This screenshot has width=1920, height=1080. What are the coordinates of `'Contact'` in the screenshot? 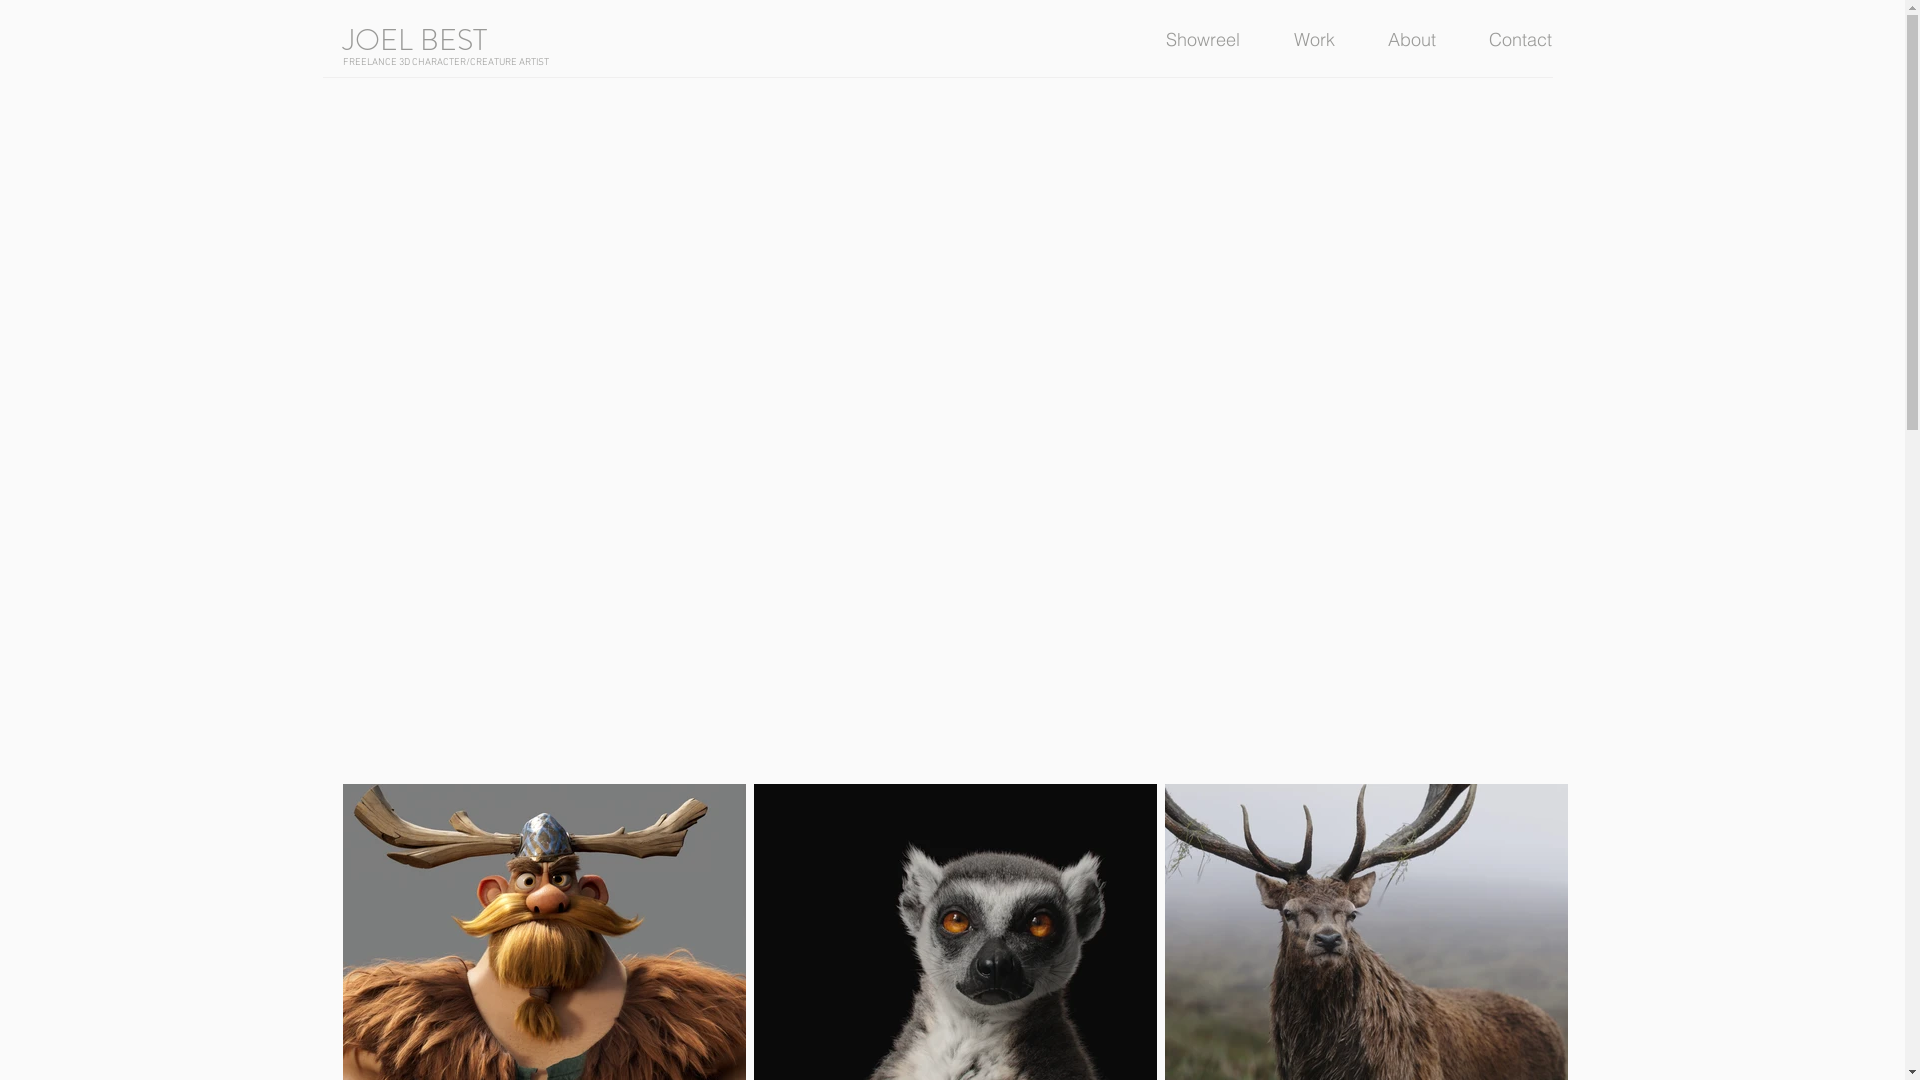 It's located at (1530, 39).